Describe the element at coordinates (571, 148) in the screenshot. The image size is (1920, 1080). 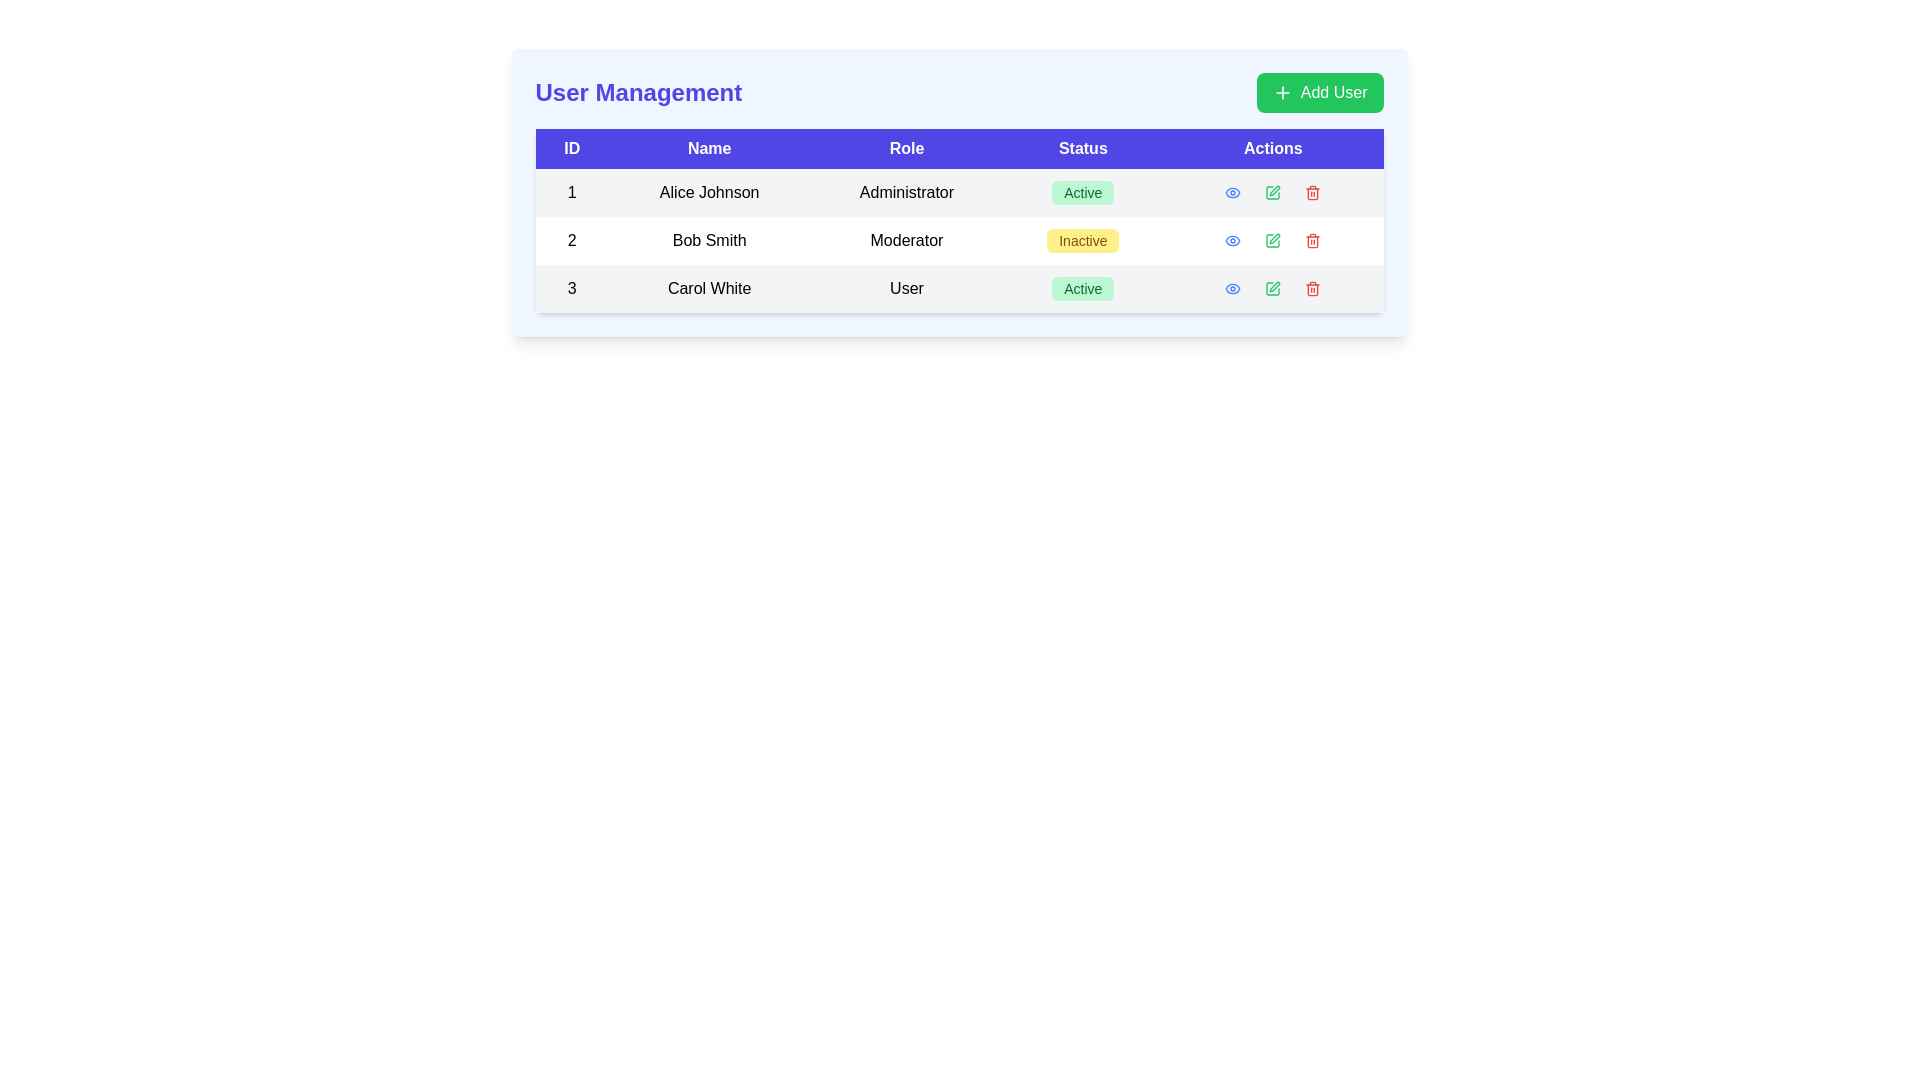
I see `the 'ID' label in the table header, which is displayed in bold white font on a blue background and is the leftmost element in the header row` at that location.